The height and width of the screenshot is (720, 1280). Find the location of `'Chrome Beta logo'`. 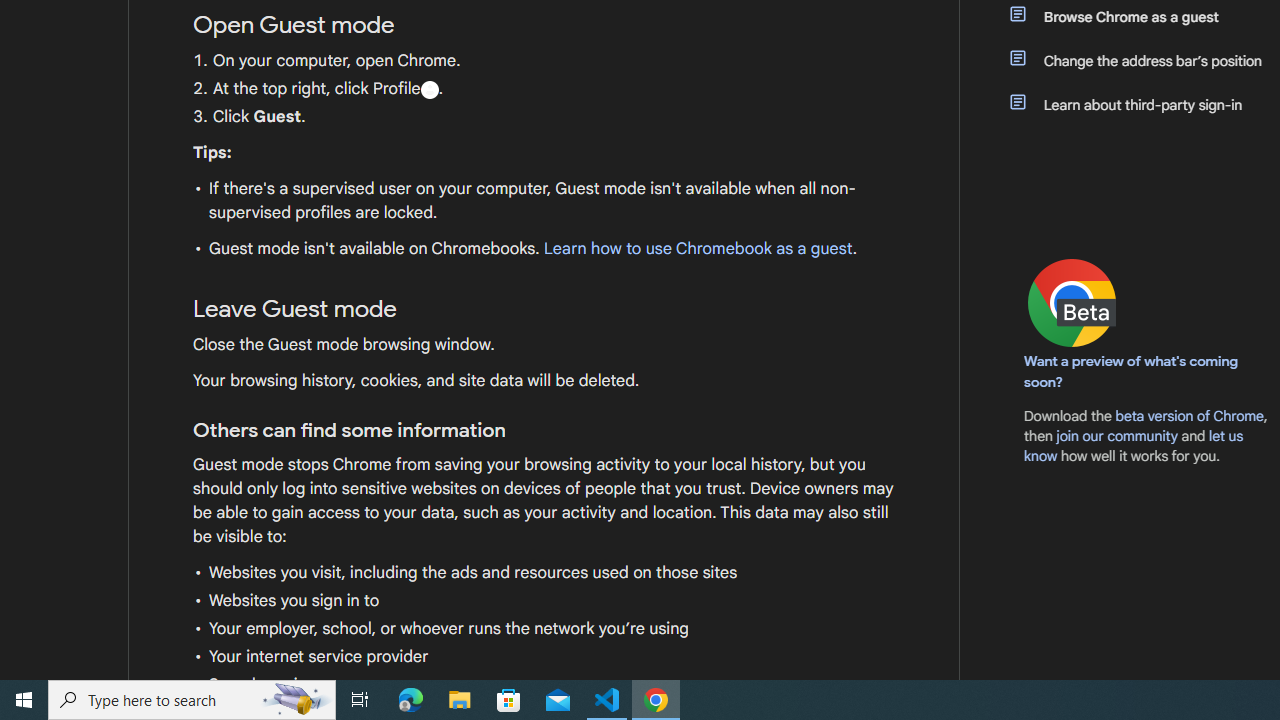

'Chrome Beta logo' is located at coordinates (1071, 303).